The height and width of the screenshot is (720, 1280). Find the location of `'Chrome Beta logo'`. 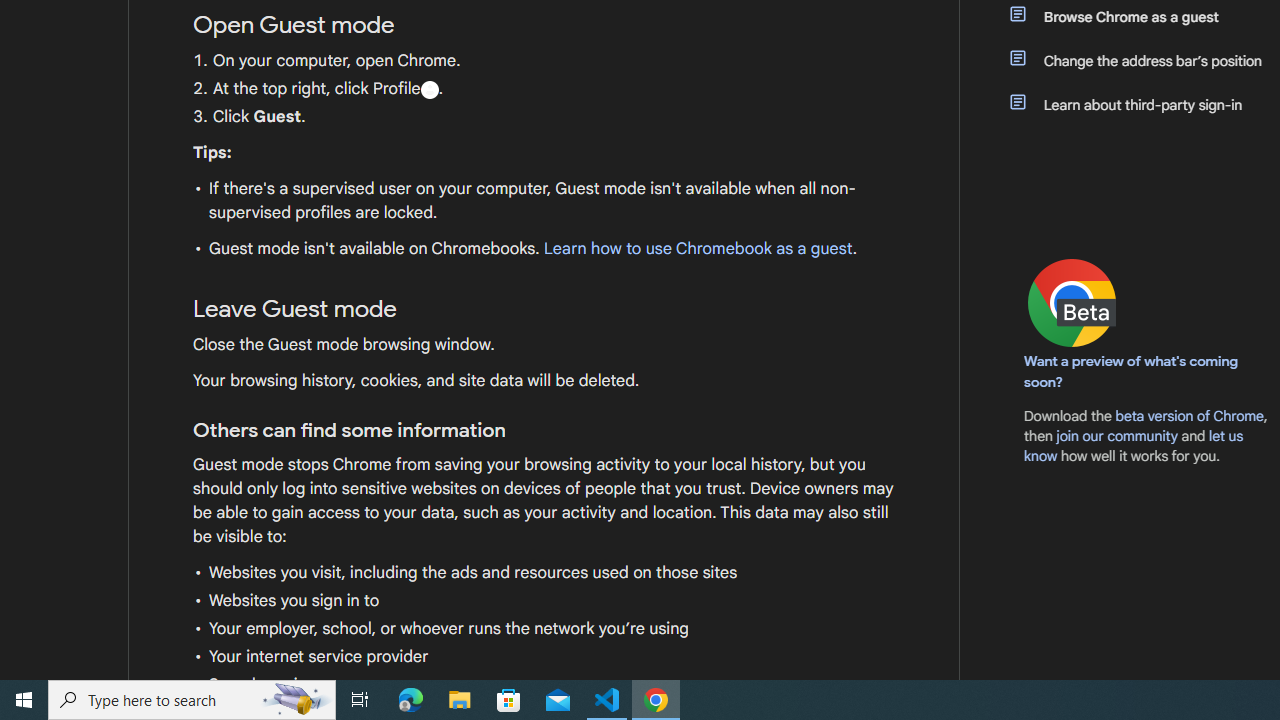

'Chrome Beta logo' is located at coordinates (1071, 303).